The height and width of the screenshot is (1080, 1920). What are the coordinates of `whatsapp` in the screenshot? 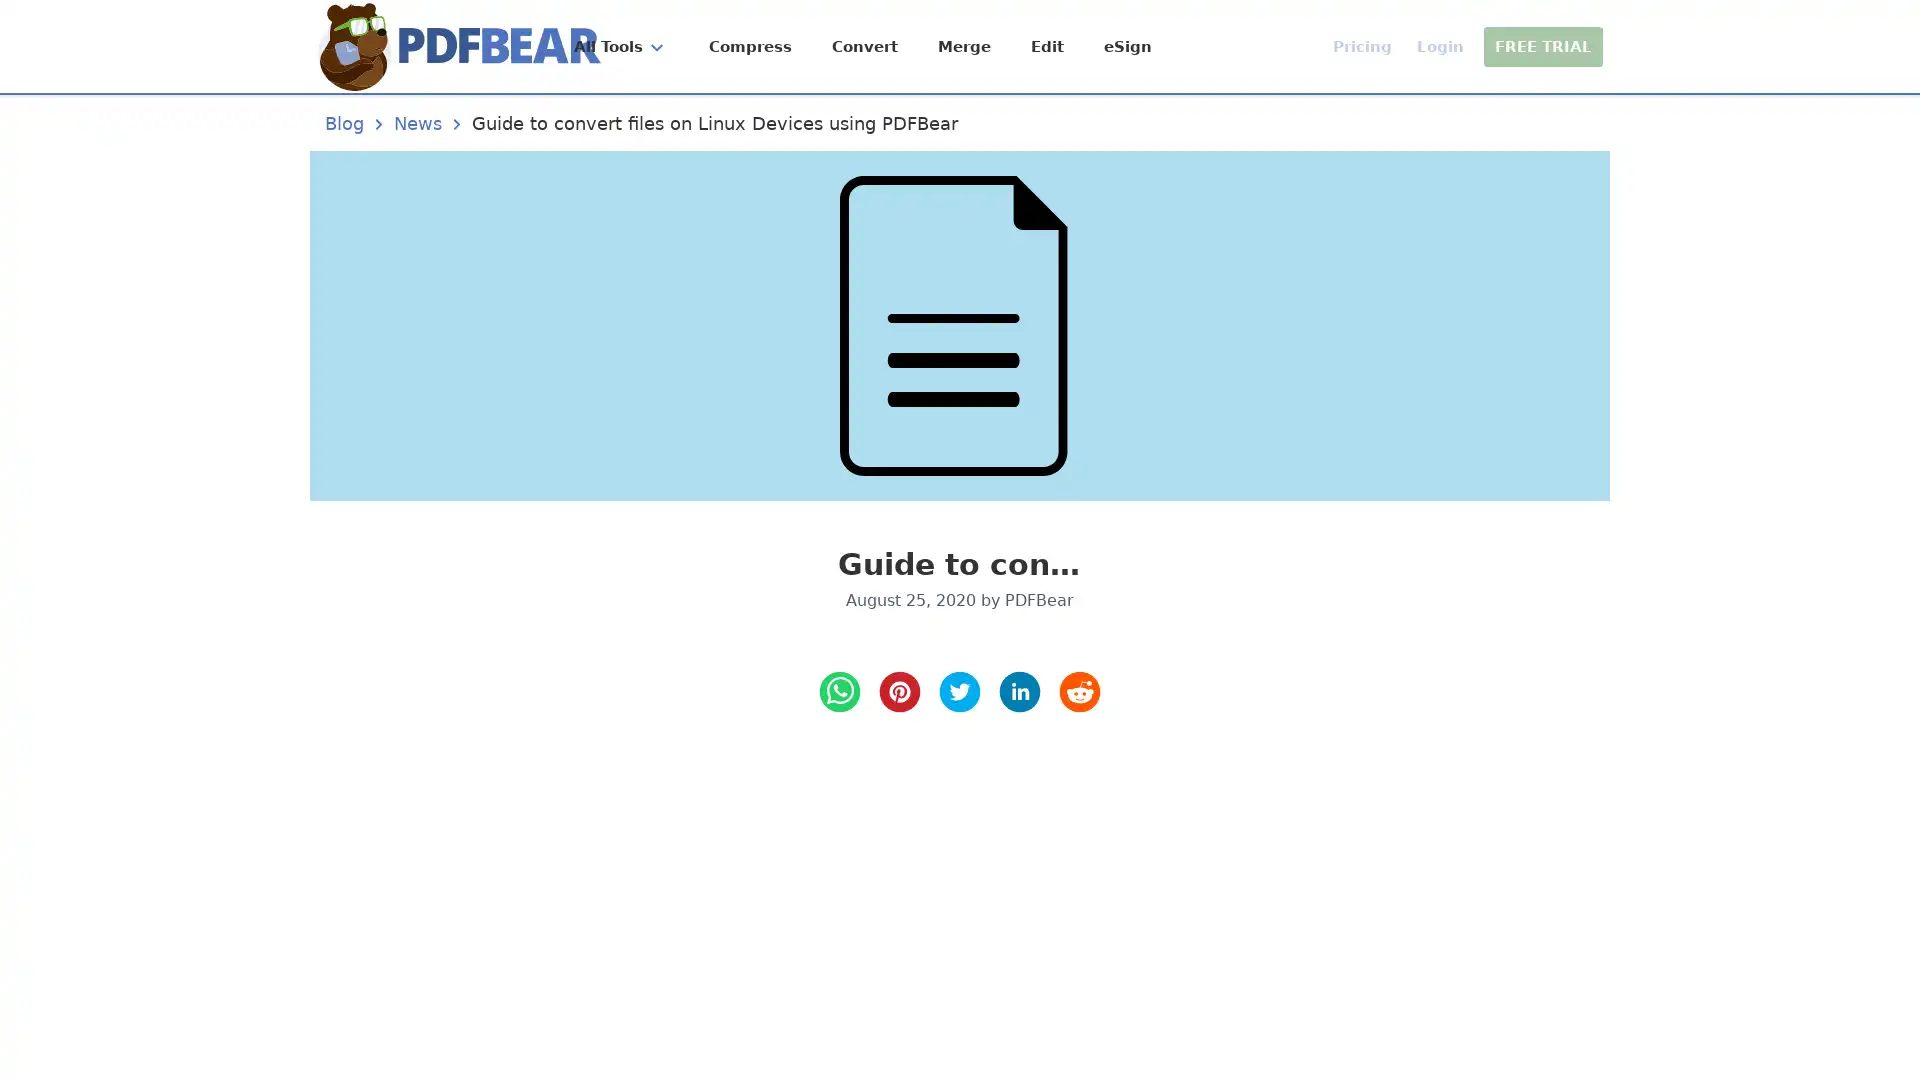 It's located at (840, 690).